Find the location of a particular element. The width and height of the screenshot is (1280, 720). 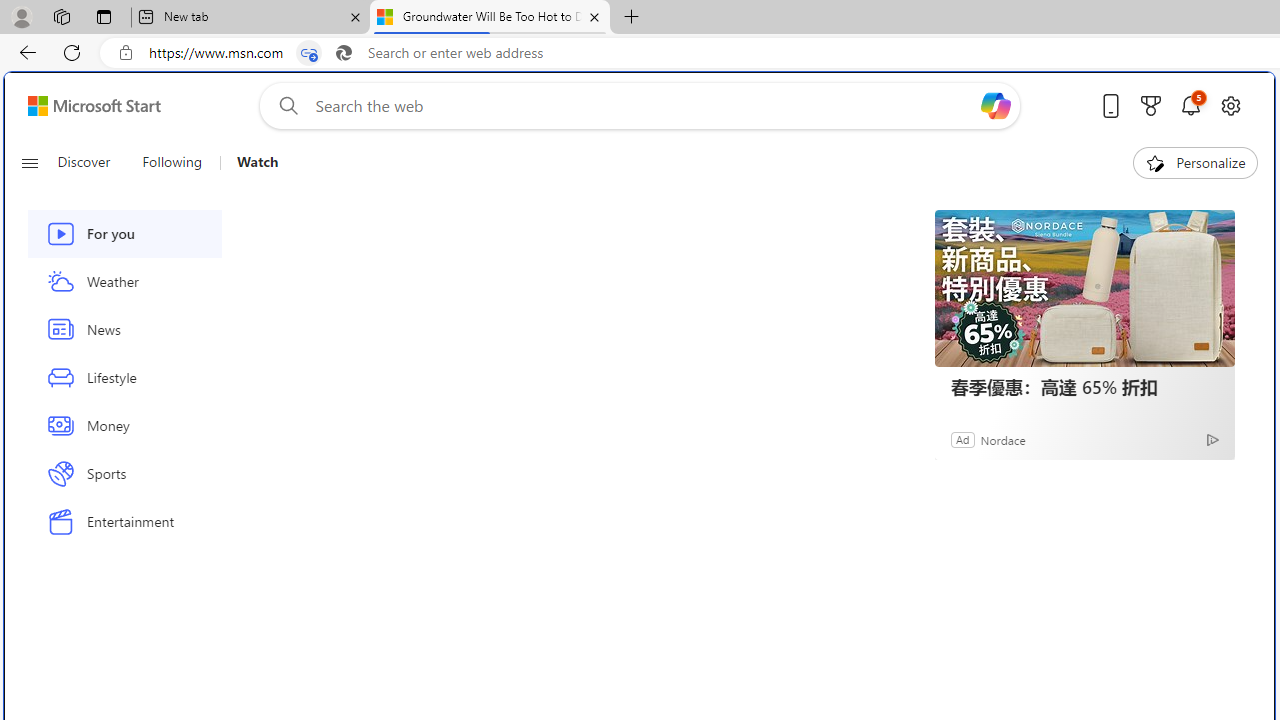

'Following' is located at coordinates (172, 162).